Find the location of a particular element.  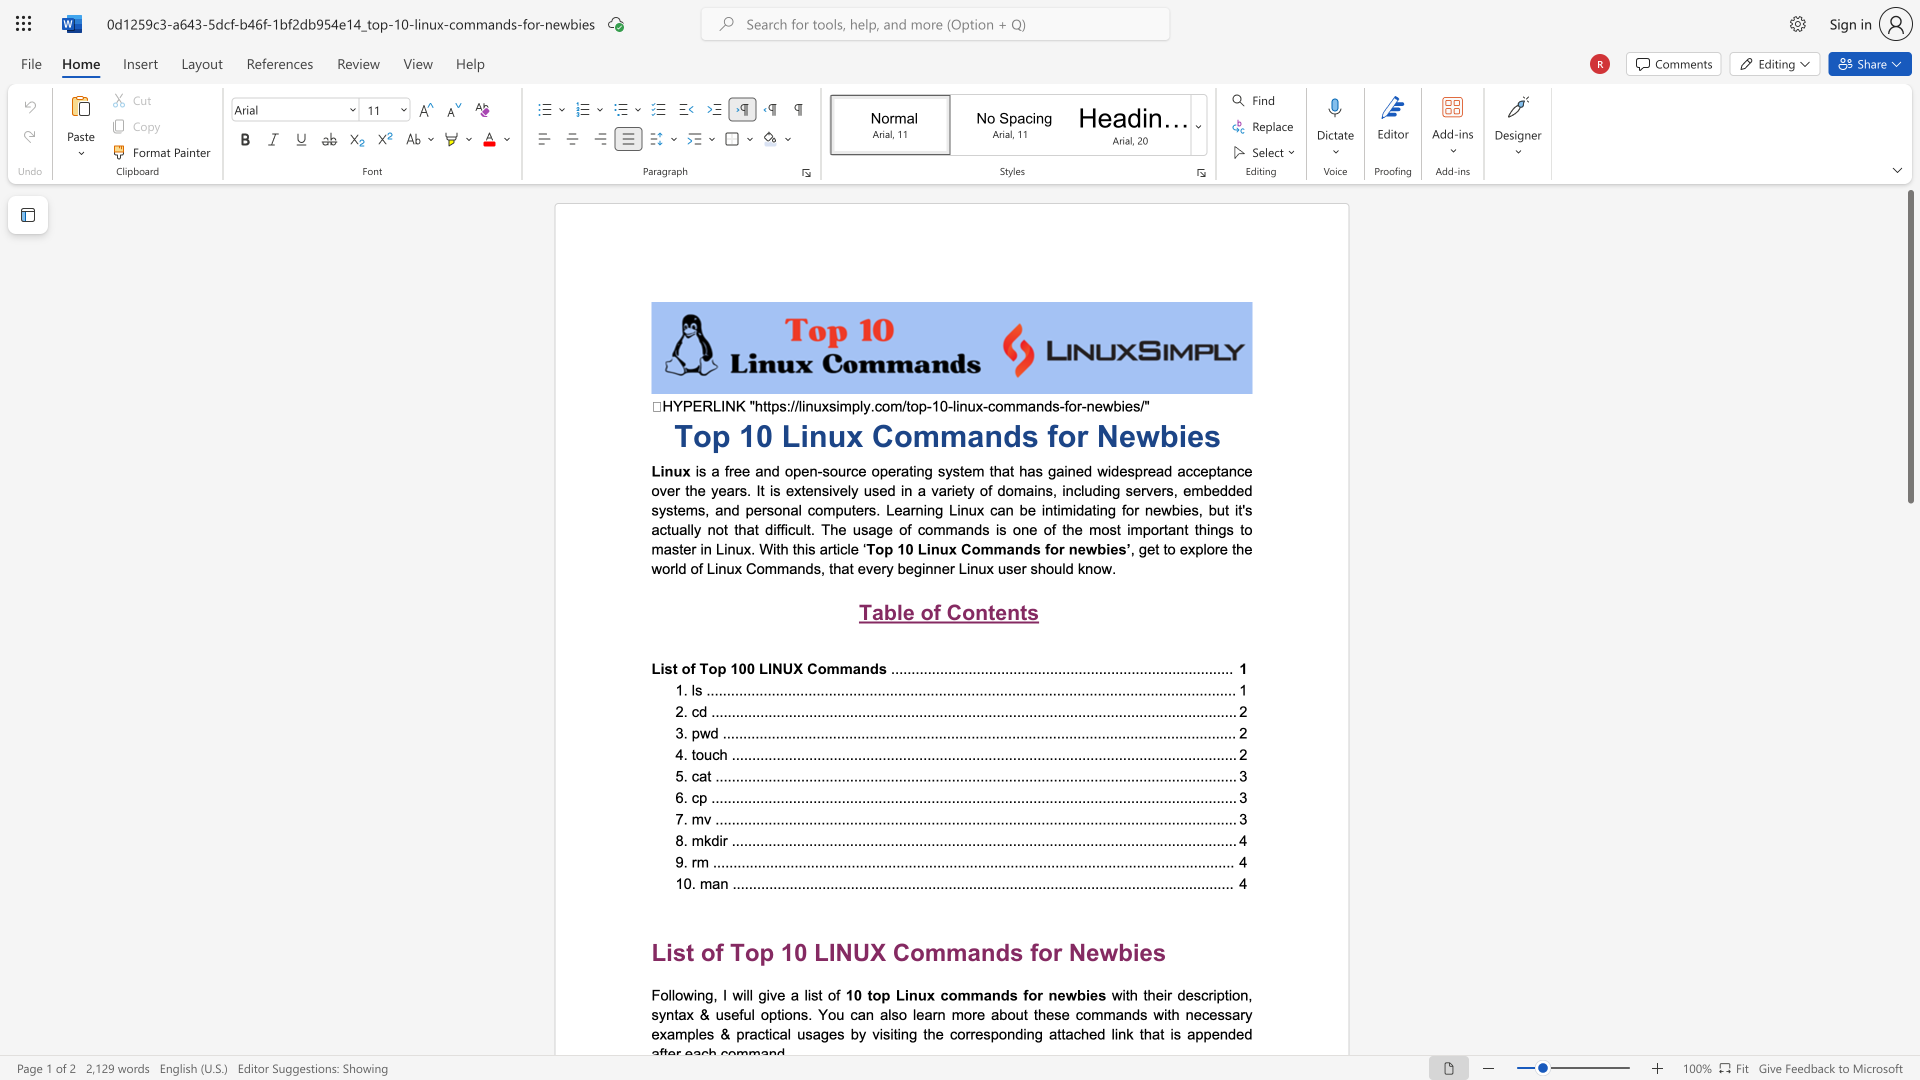

the scrollbar to adjust the page downward is located at coordinates (1909, 640).